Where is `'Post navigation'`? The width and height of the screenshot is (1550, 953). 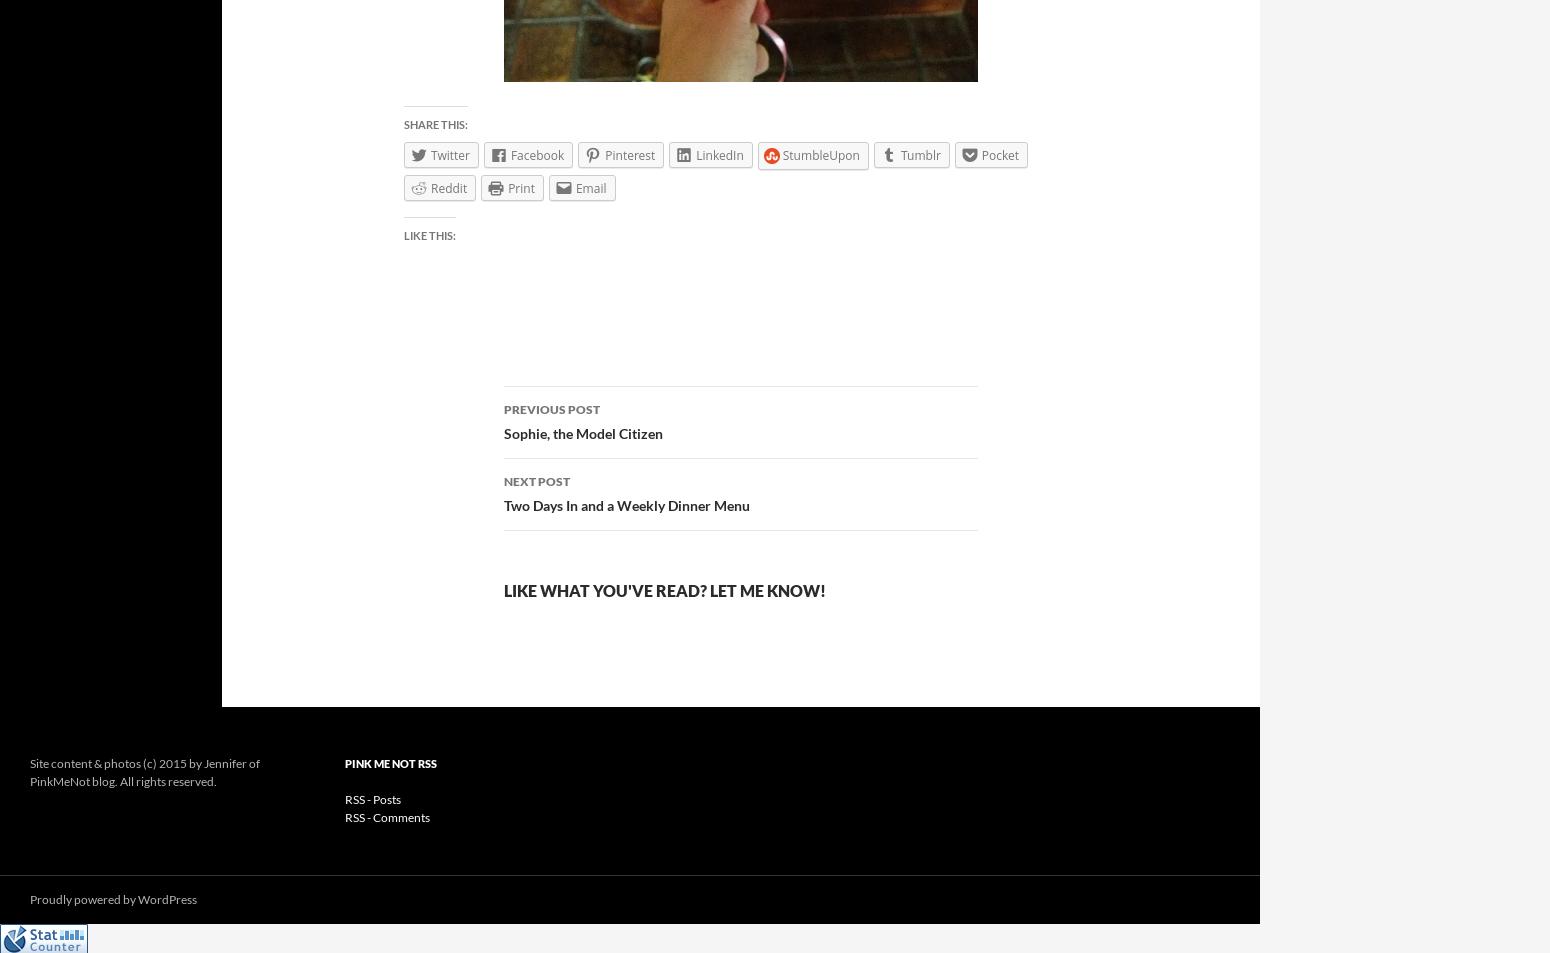 'Post navigation' is located at coordinates (594, 438).